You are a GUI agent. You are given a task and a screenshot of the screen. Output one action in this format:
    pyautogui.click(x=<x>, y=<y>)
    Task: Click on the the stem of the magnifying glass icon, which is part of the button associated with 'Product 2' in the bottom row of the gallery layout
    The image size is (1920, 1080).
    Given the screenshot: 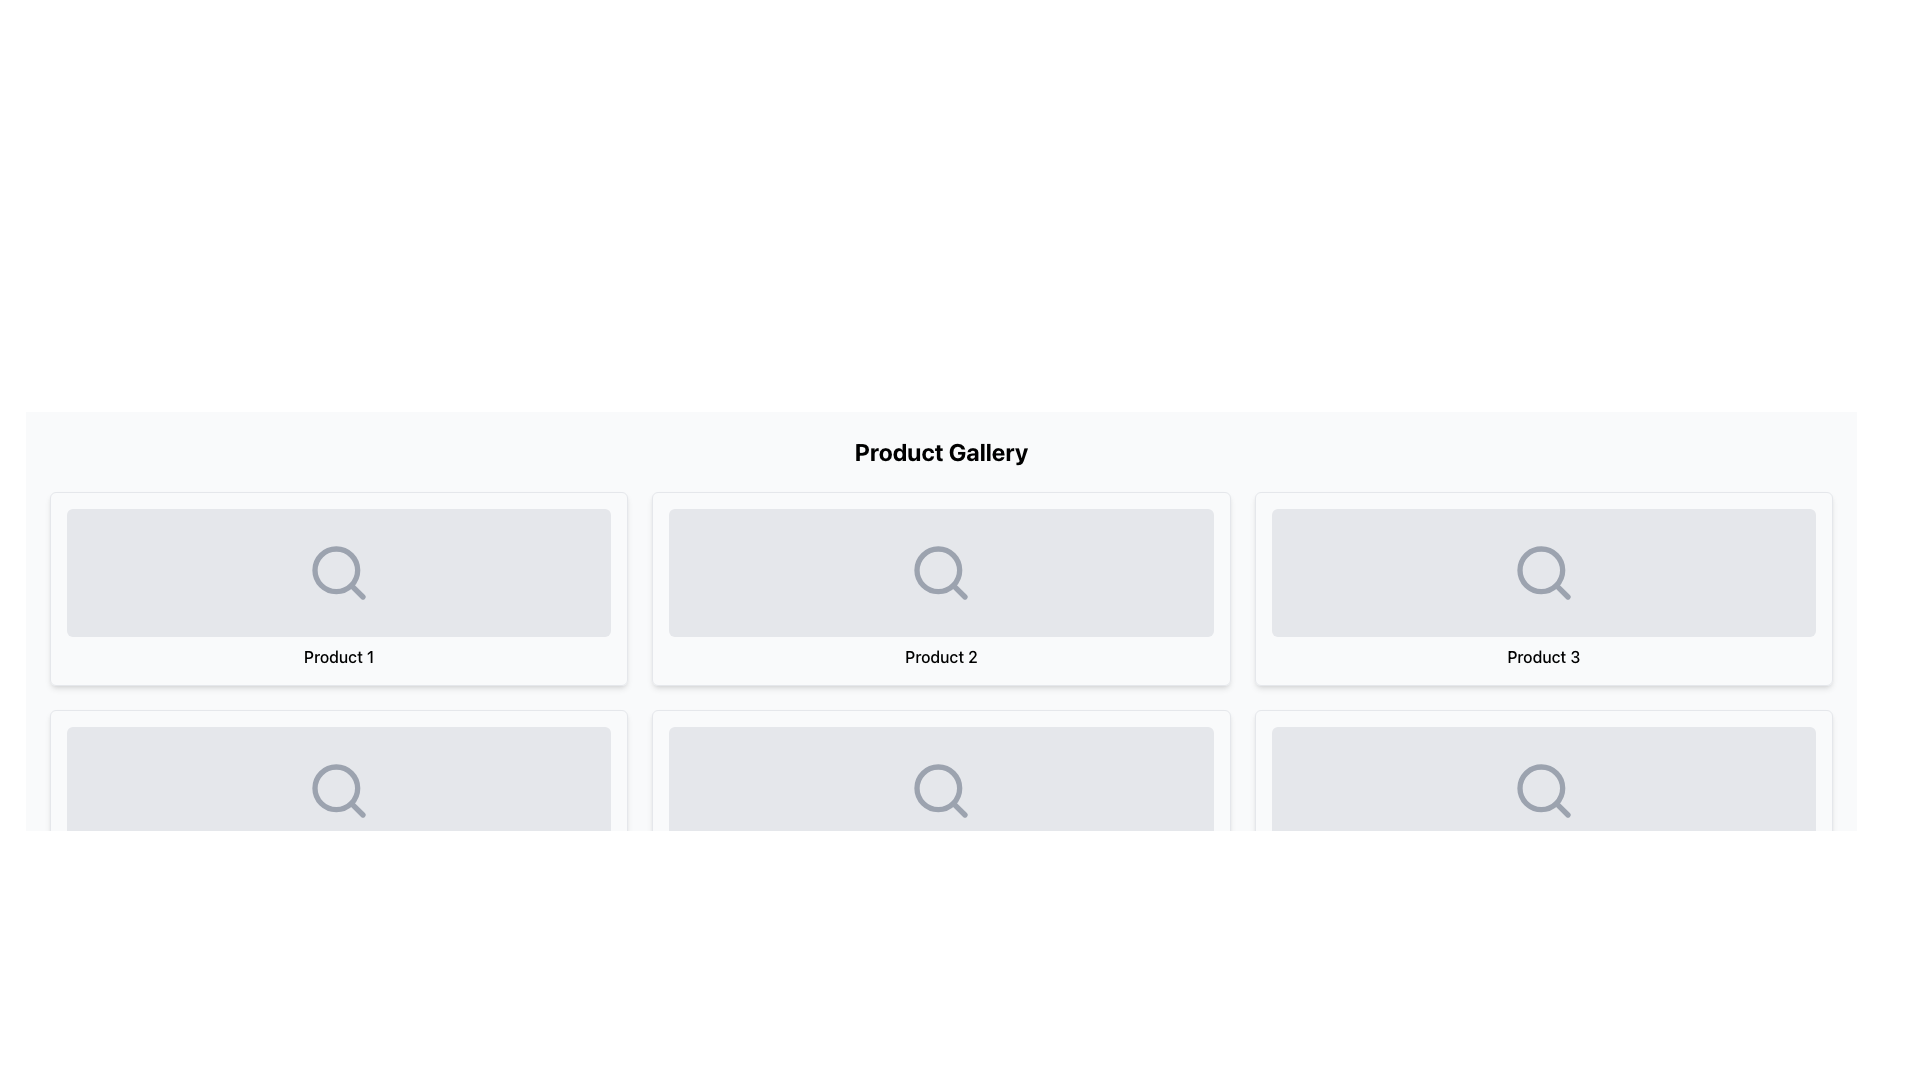 What is the action you would take?
    pyautogui.click(x=958, y=808)
    